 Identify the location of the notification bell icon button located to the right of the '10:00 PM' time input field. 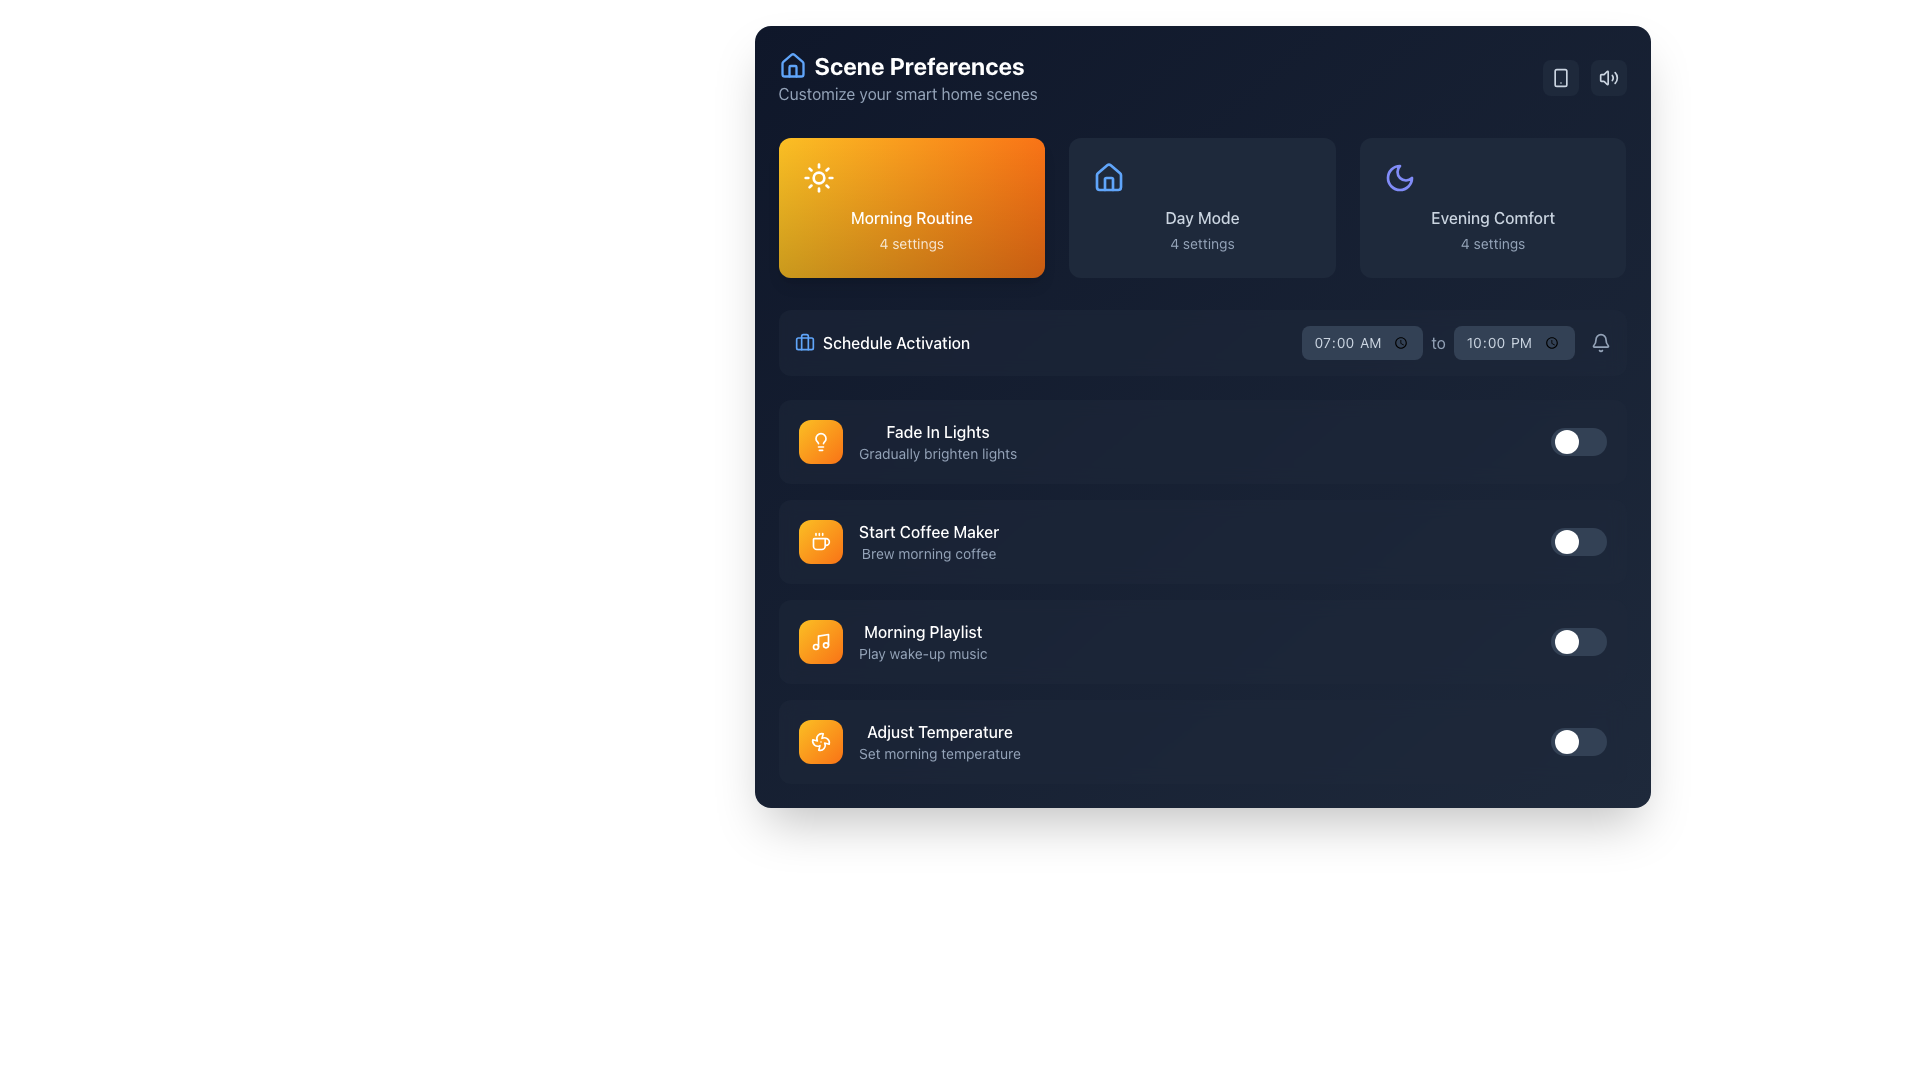
(1600, 342).